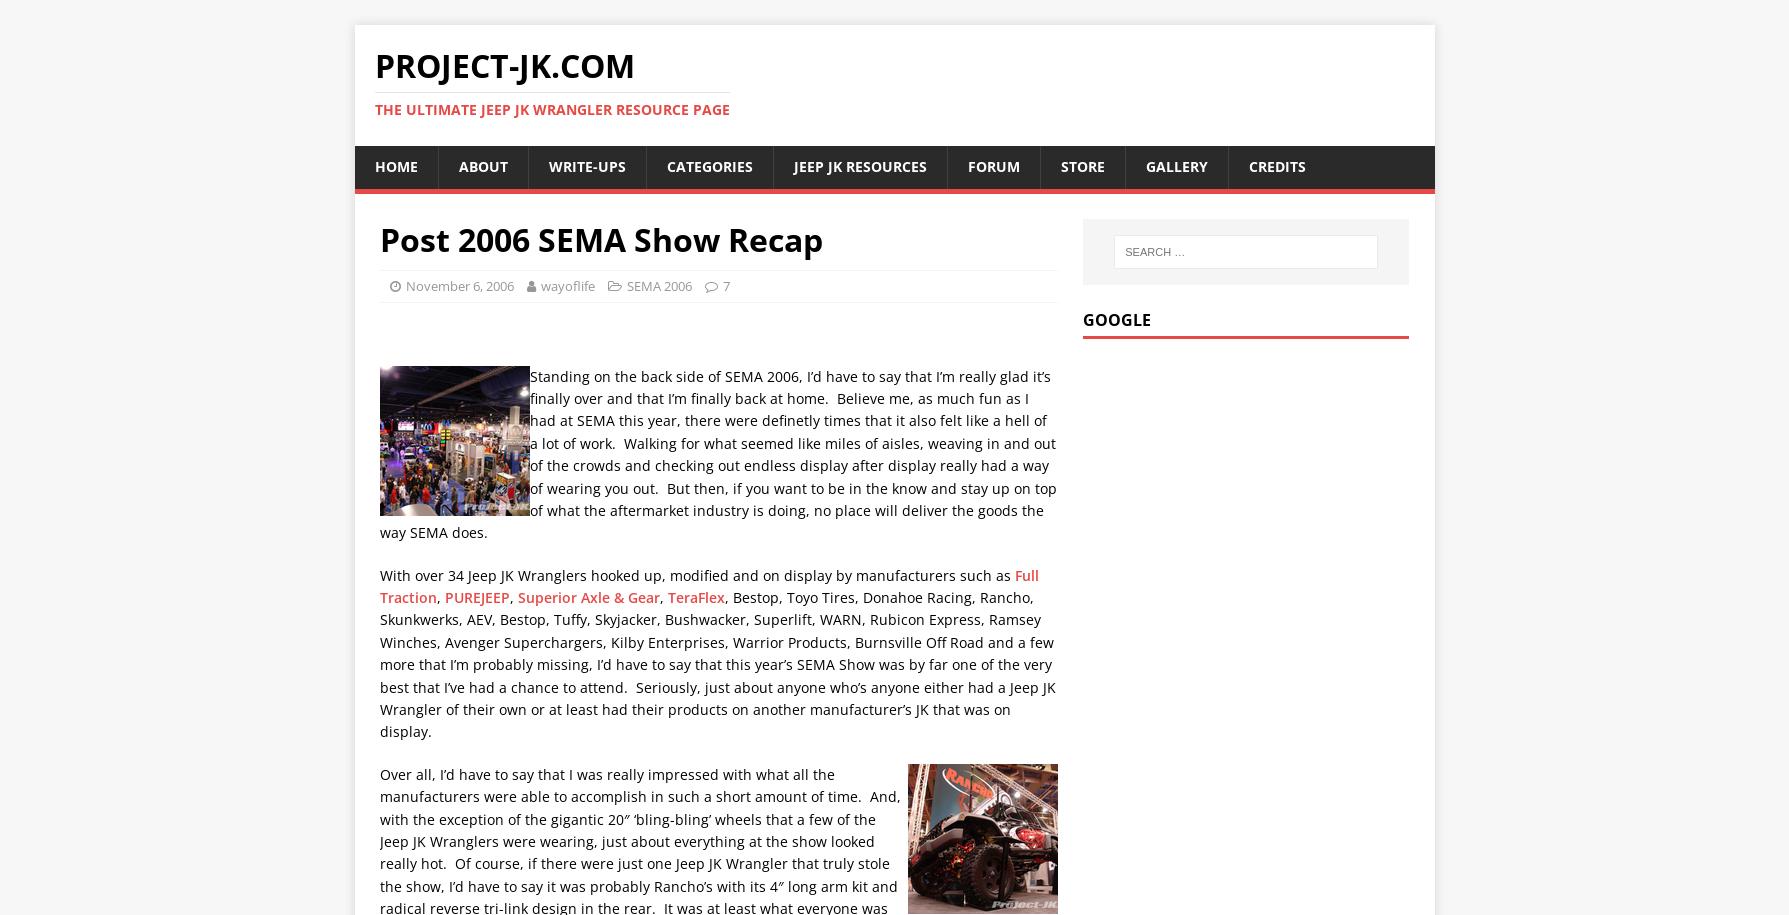 The width and height of the screenshot is (1789, 915). Describe the element at coordinates (502, 64) in the screenshot. I see `'Project-JK.com'` at that location.